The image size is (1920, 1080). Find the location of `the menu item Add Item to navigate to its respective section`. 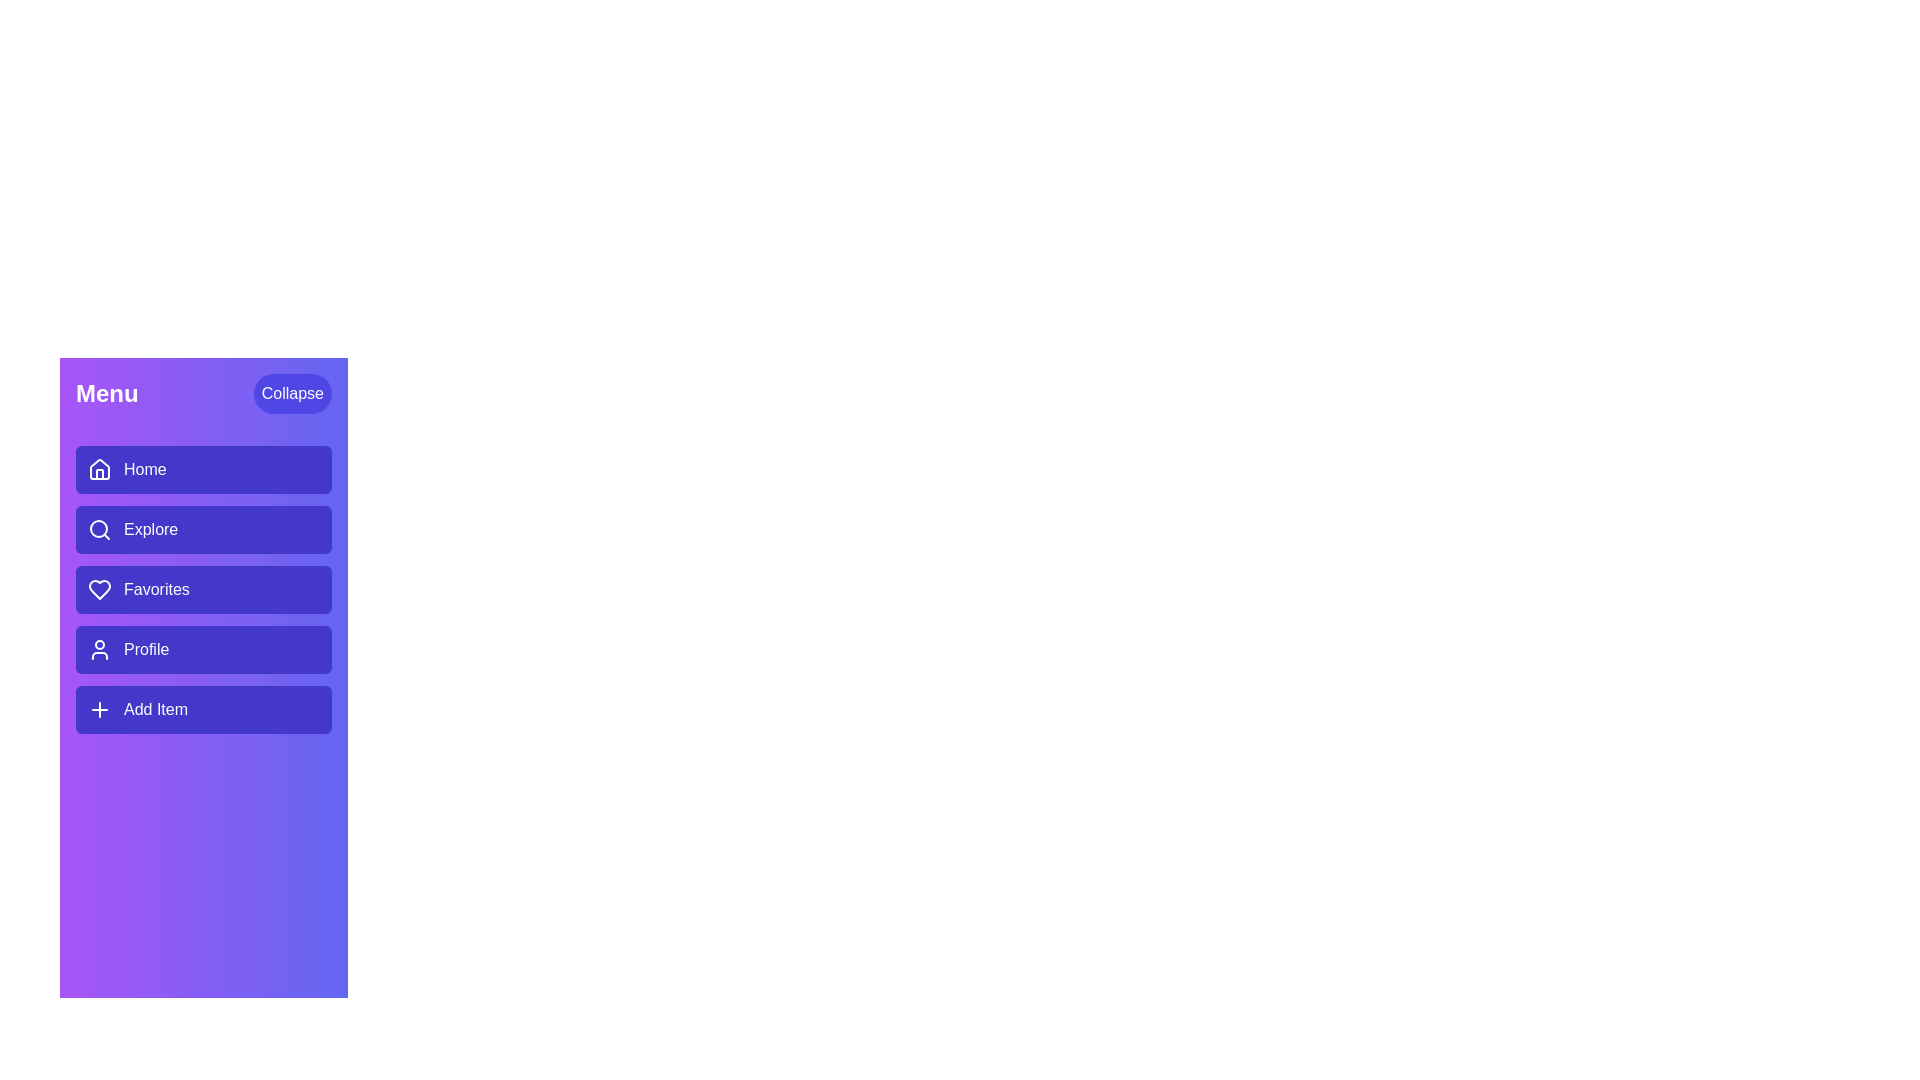

the menu item Add Item to navigate to its respective section is located at coordinates (203, 708).